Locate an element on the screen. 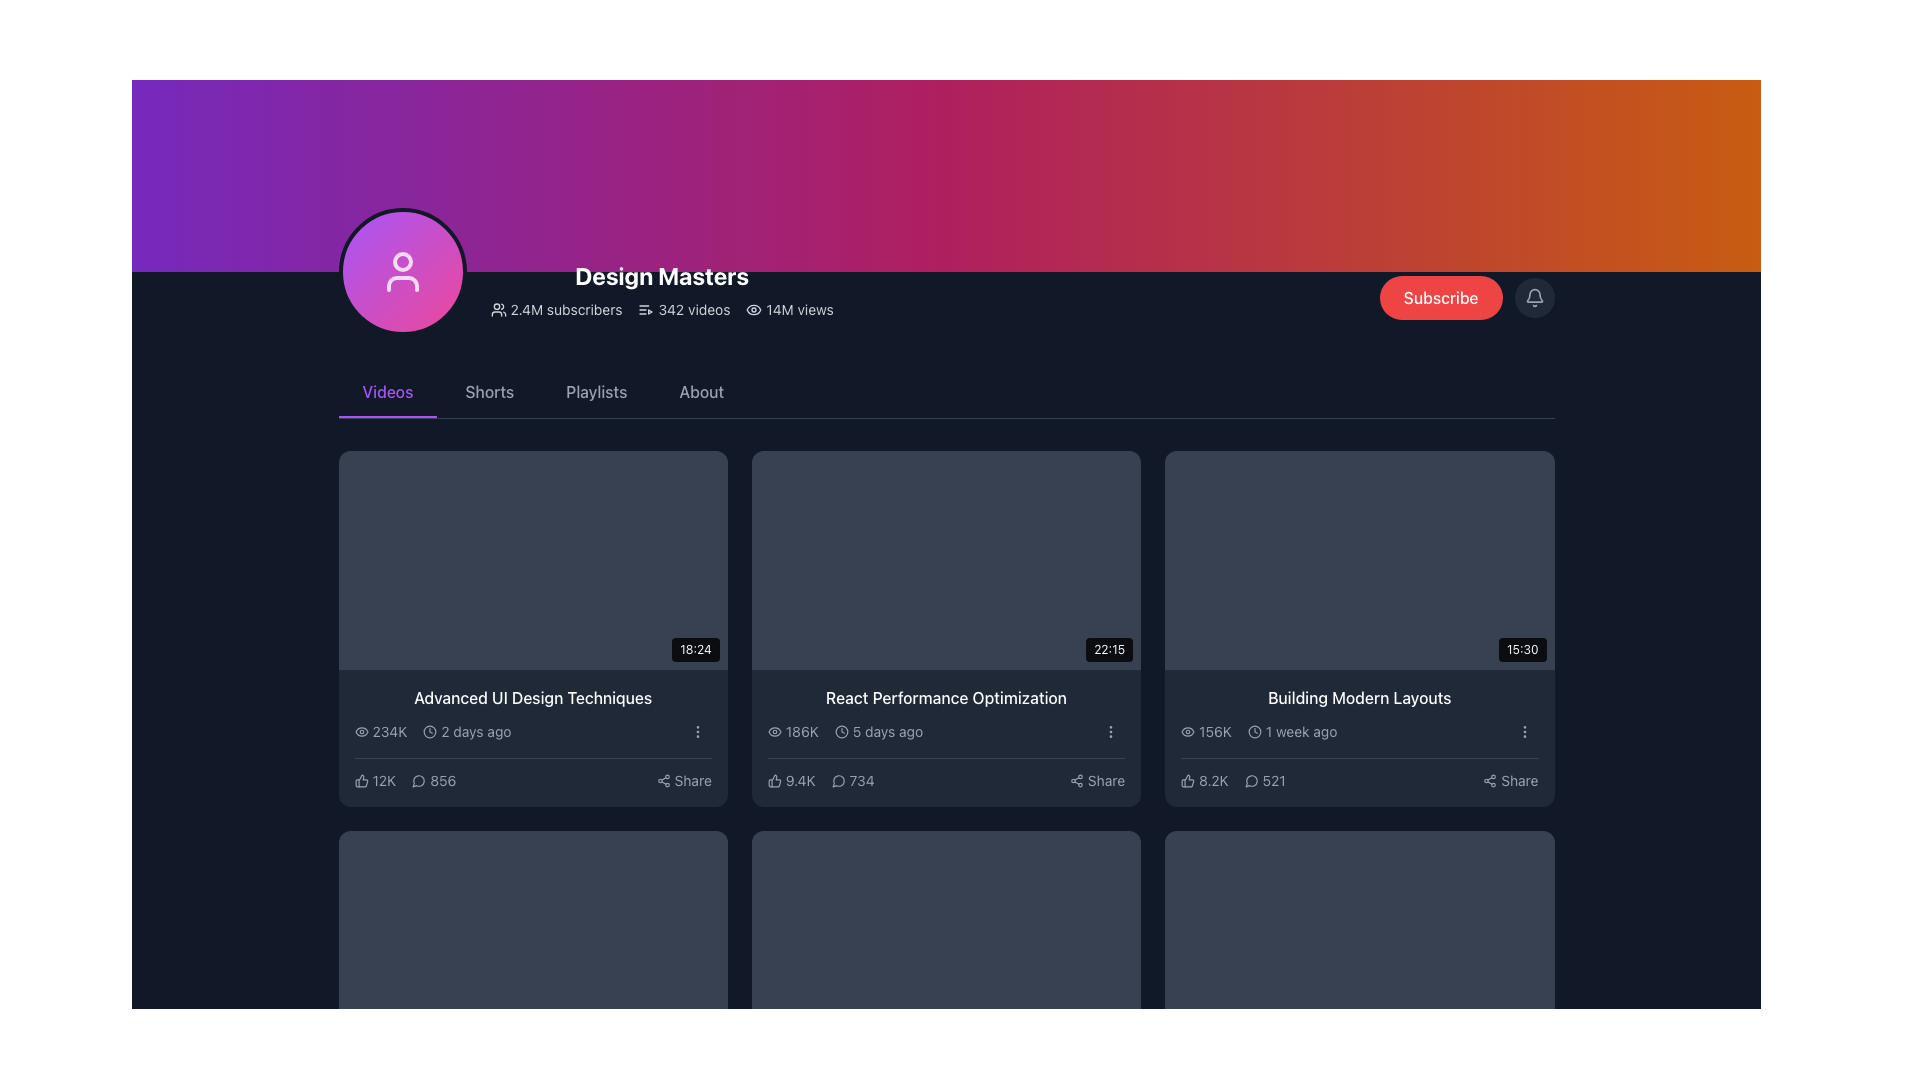  the static text label displaying the number of views for the video 'React Performance Optimization', located in the second card of the first row in the grid layout is located at coordinates (792, 732).